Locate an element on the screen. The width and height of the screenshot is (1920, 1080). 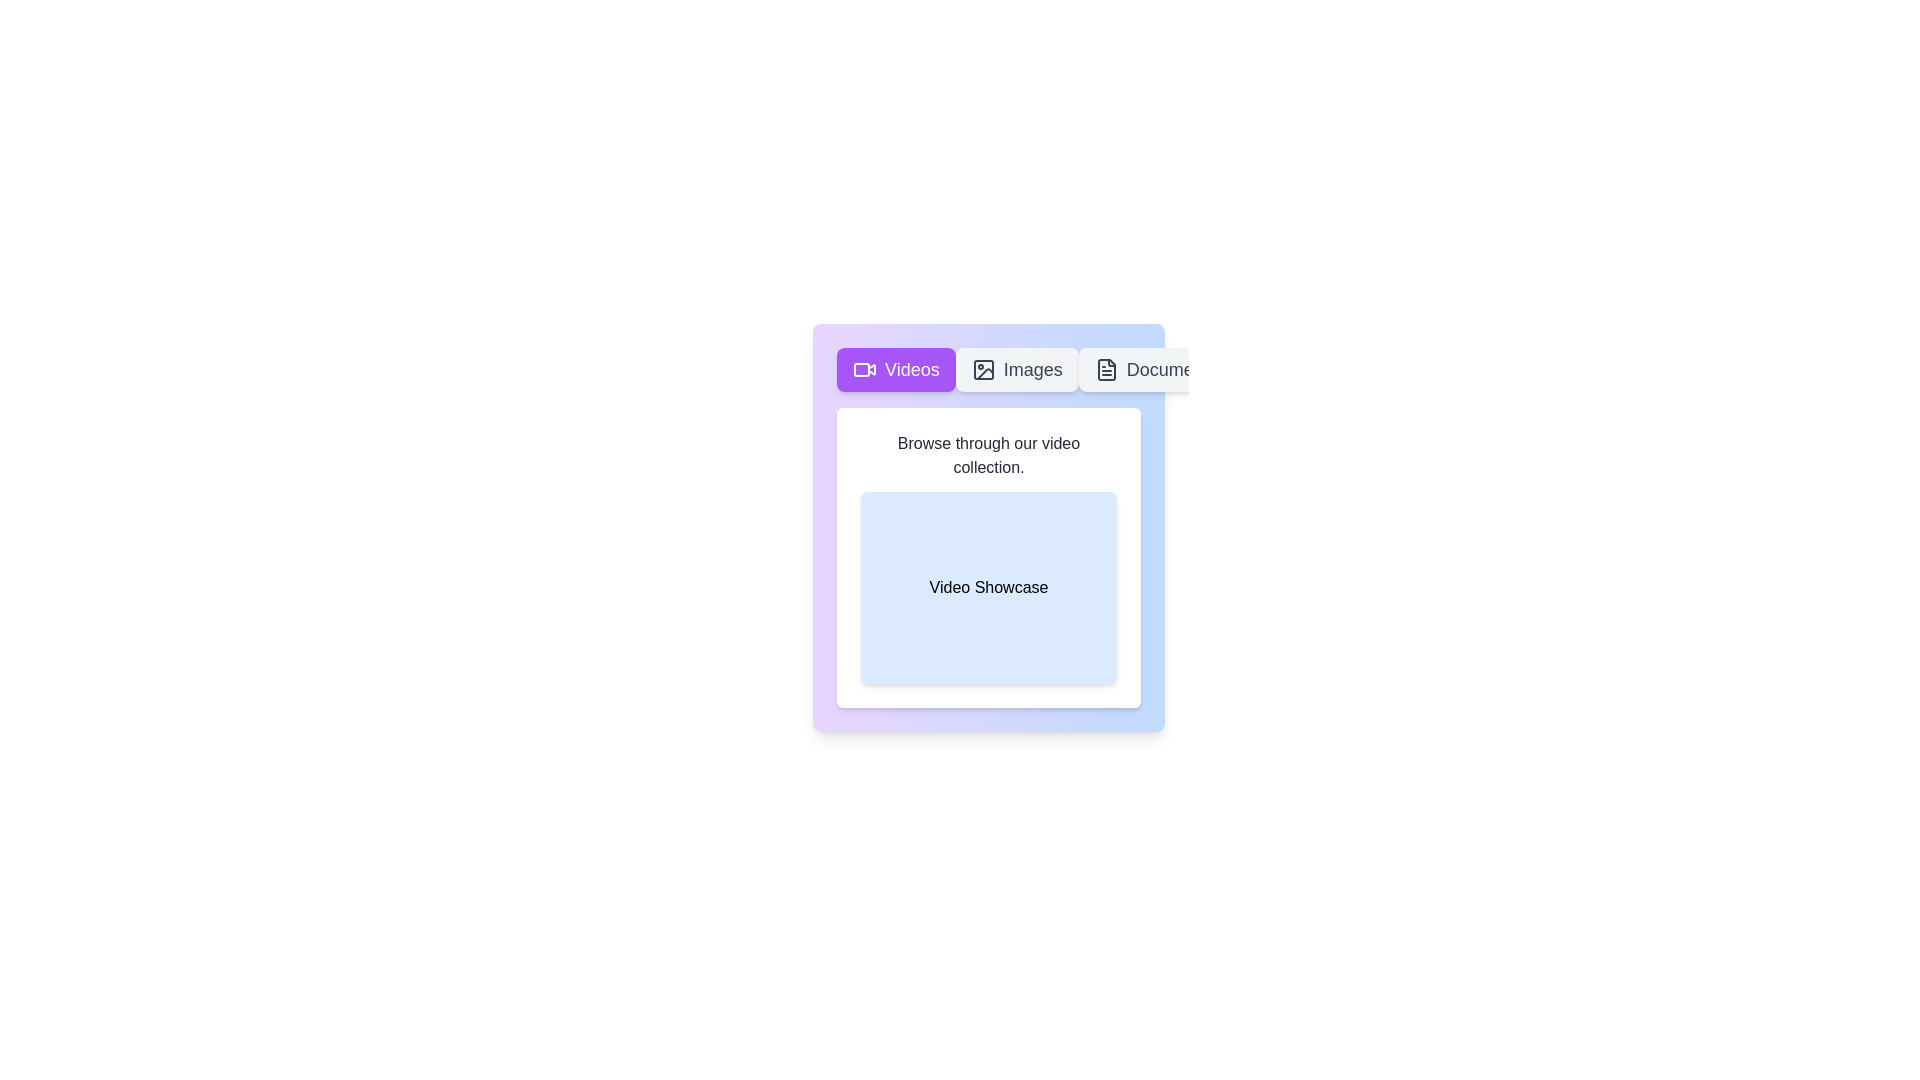
the 'Images' button located in the horizontal navigation bar is located at coordinates (1017, 370).